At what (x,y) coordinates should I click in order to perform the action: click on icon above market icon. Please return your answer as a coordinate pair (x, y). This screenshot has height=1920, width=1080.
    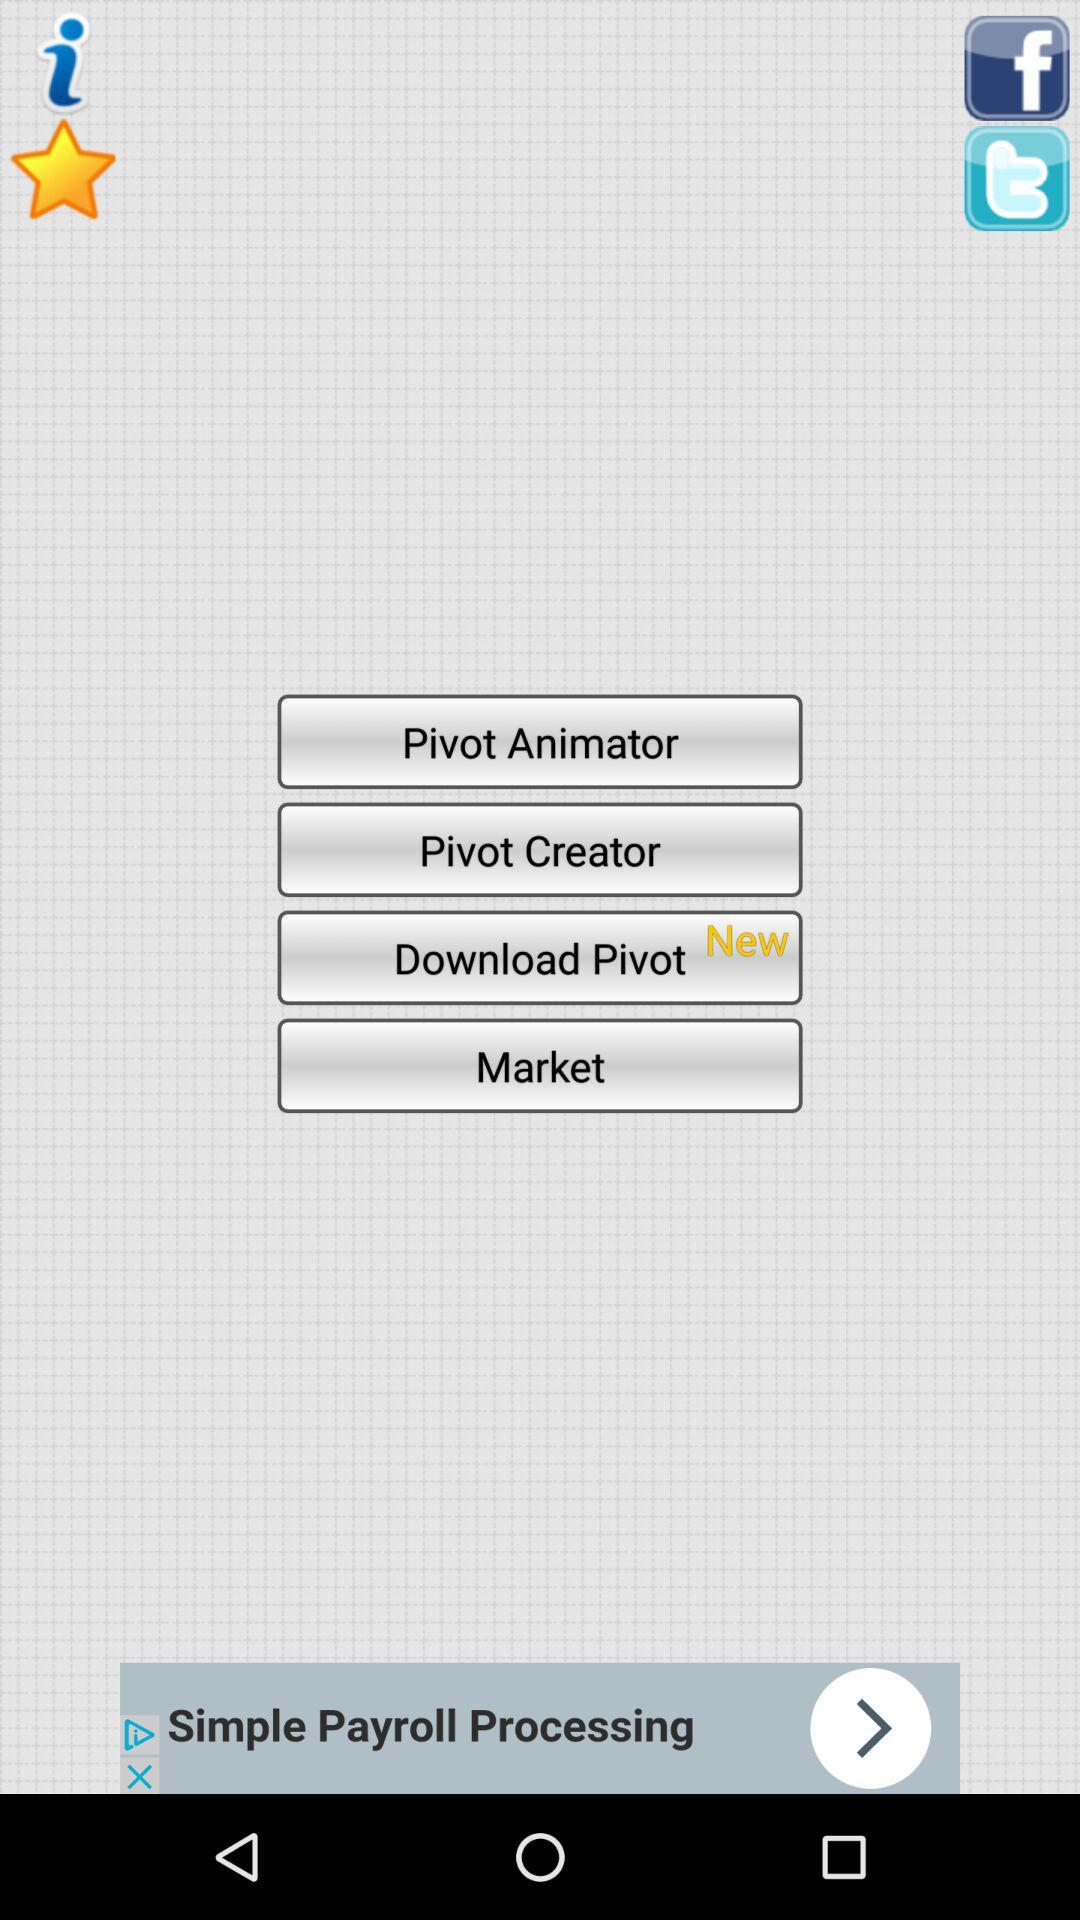
    Looking at the image, I should click on (540, 956).